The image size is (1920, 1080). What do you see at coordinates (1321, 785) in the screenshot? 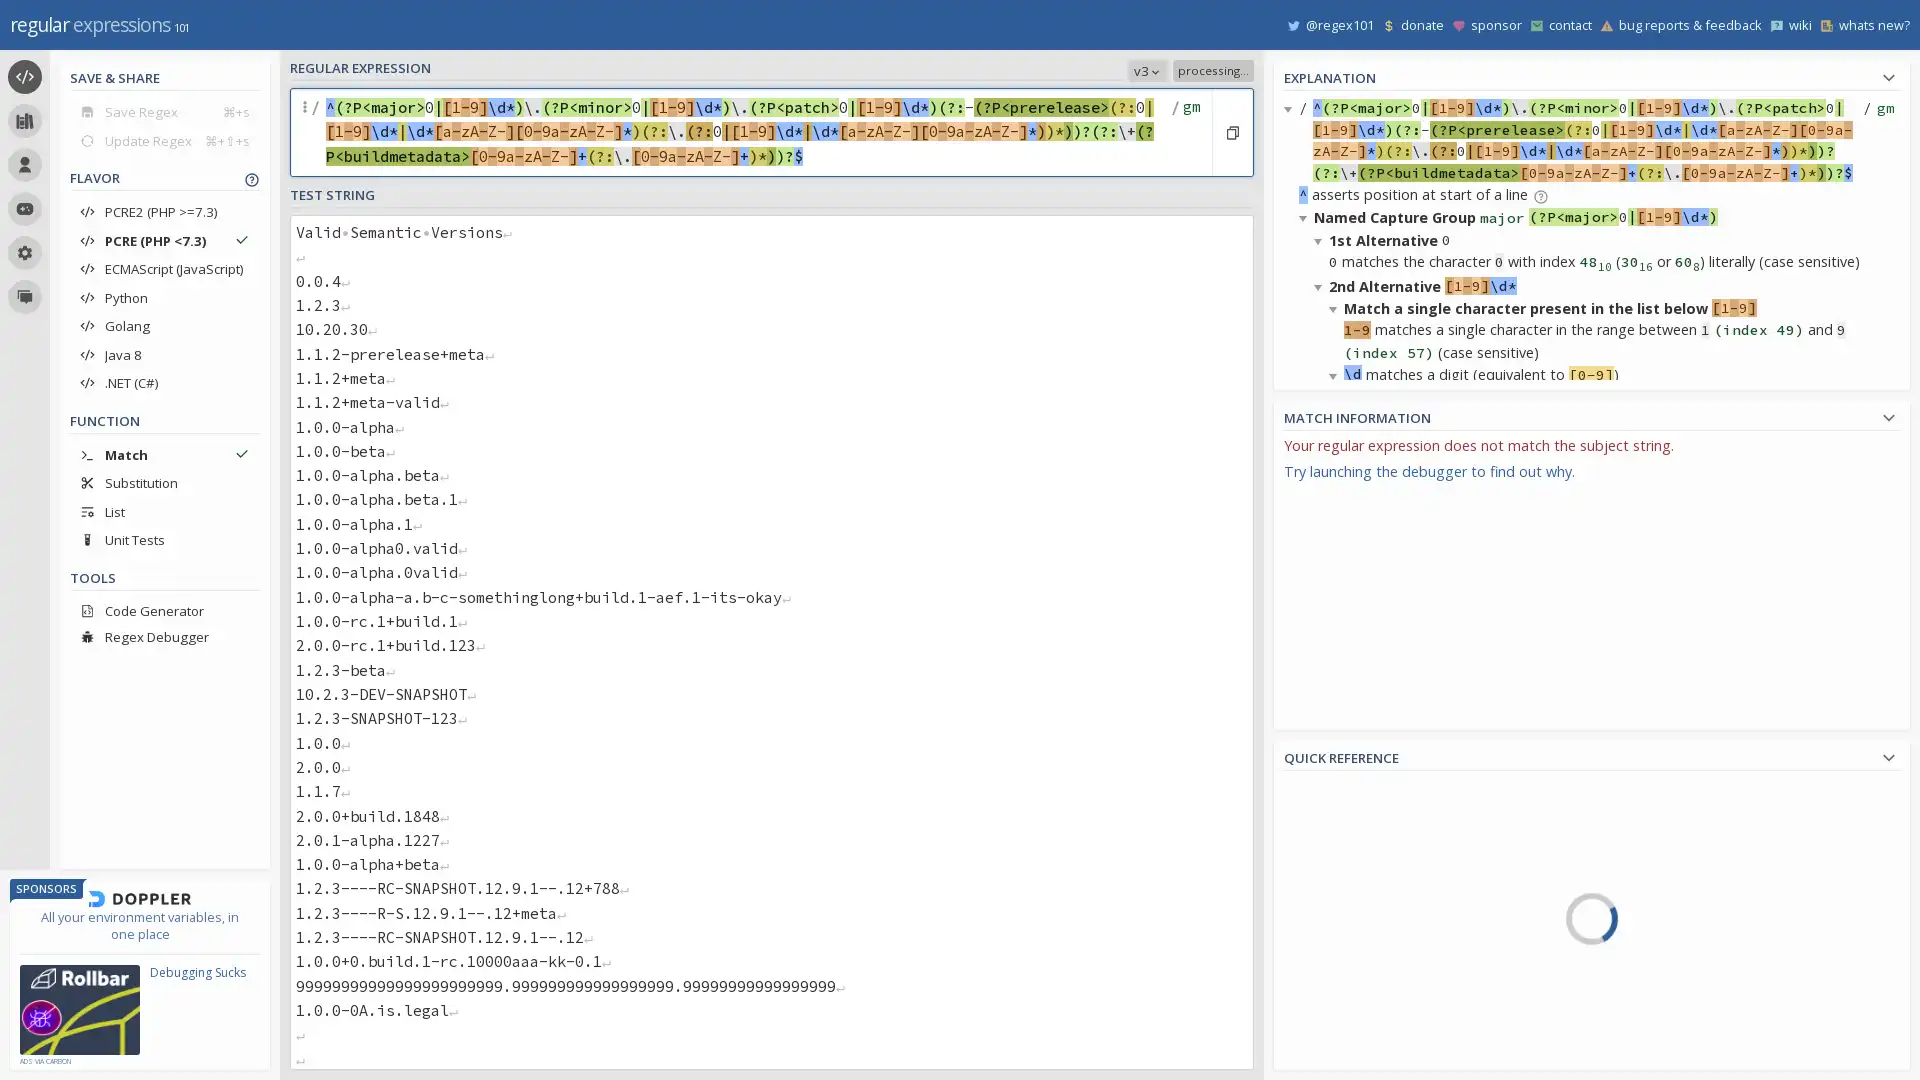
I see `Collapse Subtree` at bounding box center [1321, 785].